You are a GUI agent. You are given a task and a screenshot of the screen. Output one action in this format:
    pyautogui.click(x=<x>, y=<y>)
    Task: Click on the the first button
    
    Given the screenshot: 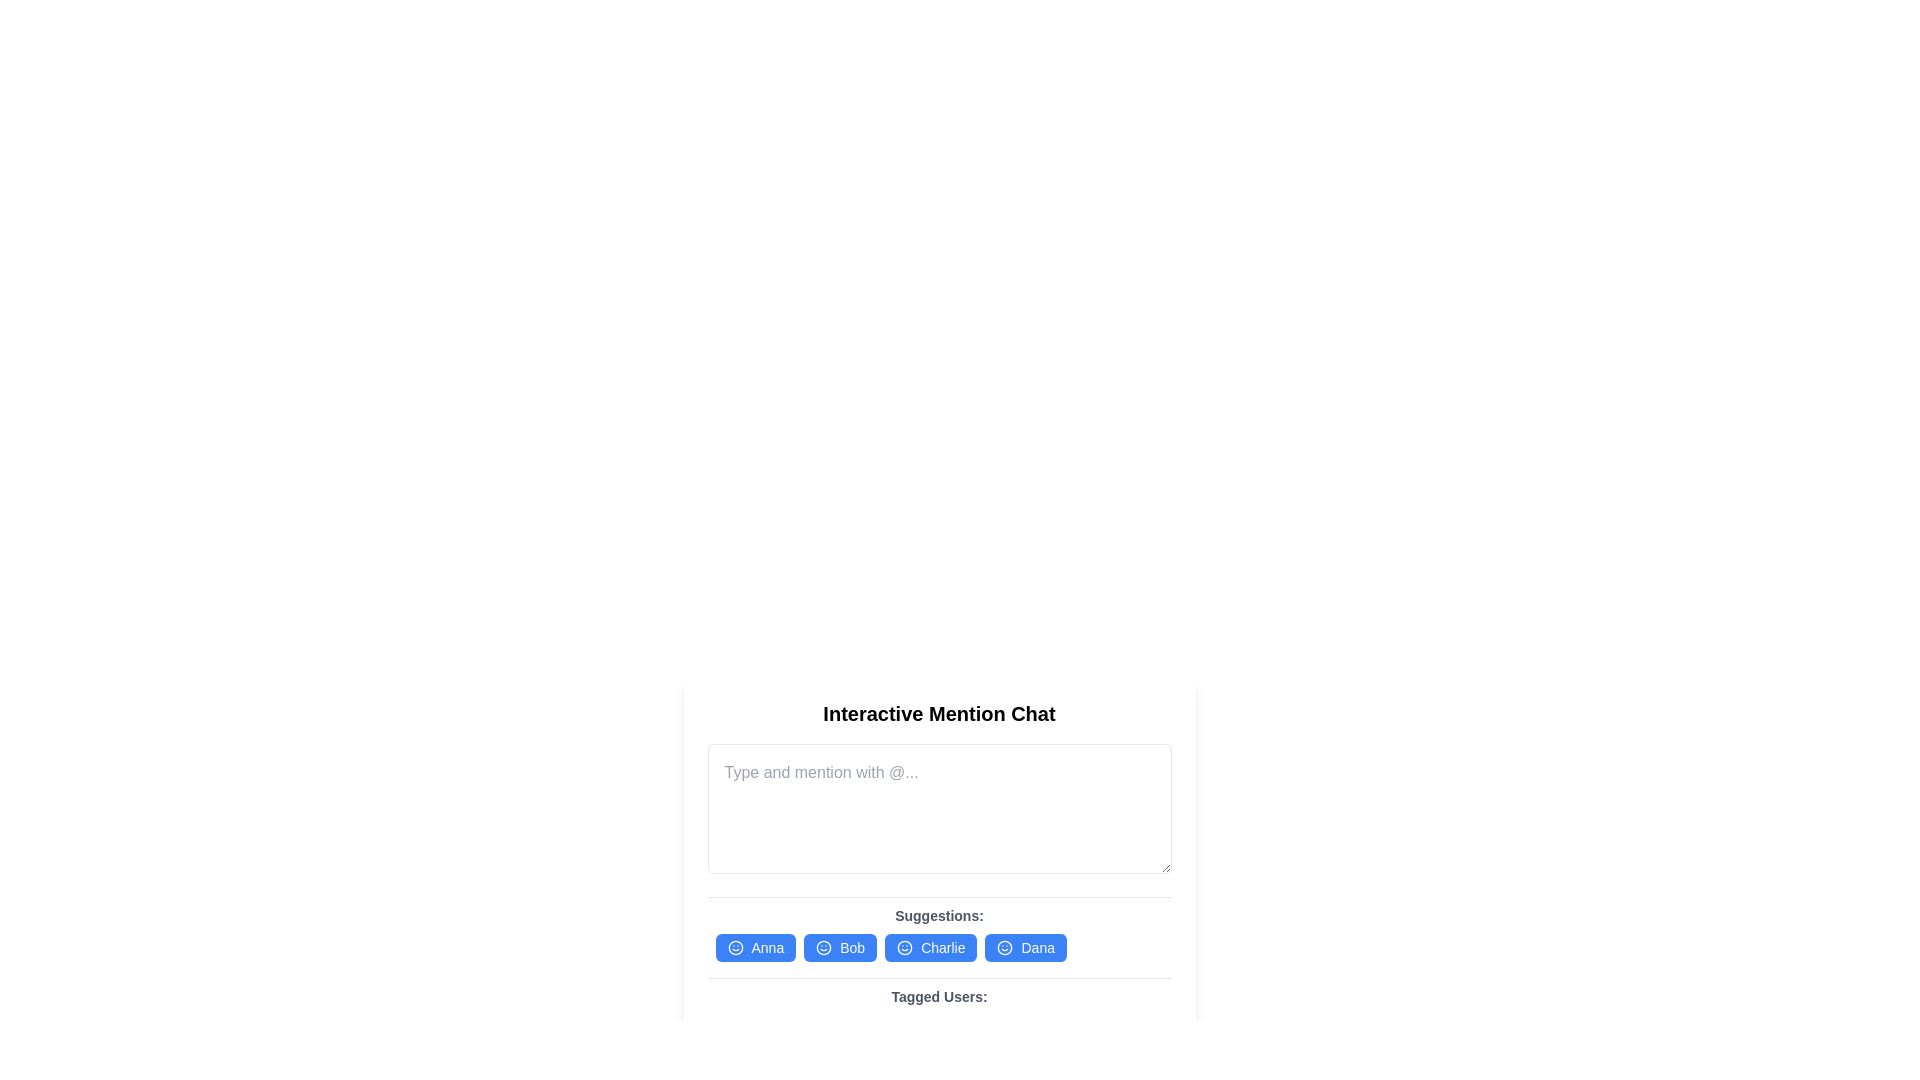 What is the action you would take?
    pyautogui.click(x=754, y=947)
    